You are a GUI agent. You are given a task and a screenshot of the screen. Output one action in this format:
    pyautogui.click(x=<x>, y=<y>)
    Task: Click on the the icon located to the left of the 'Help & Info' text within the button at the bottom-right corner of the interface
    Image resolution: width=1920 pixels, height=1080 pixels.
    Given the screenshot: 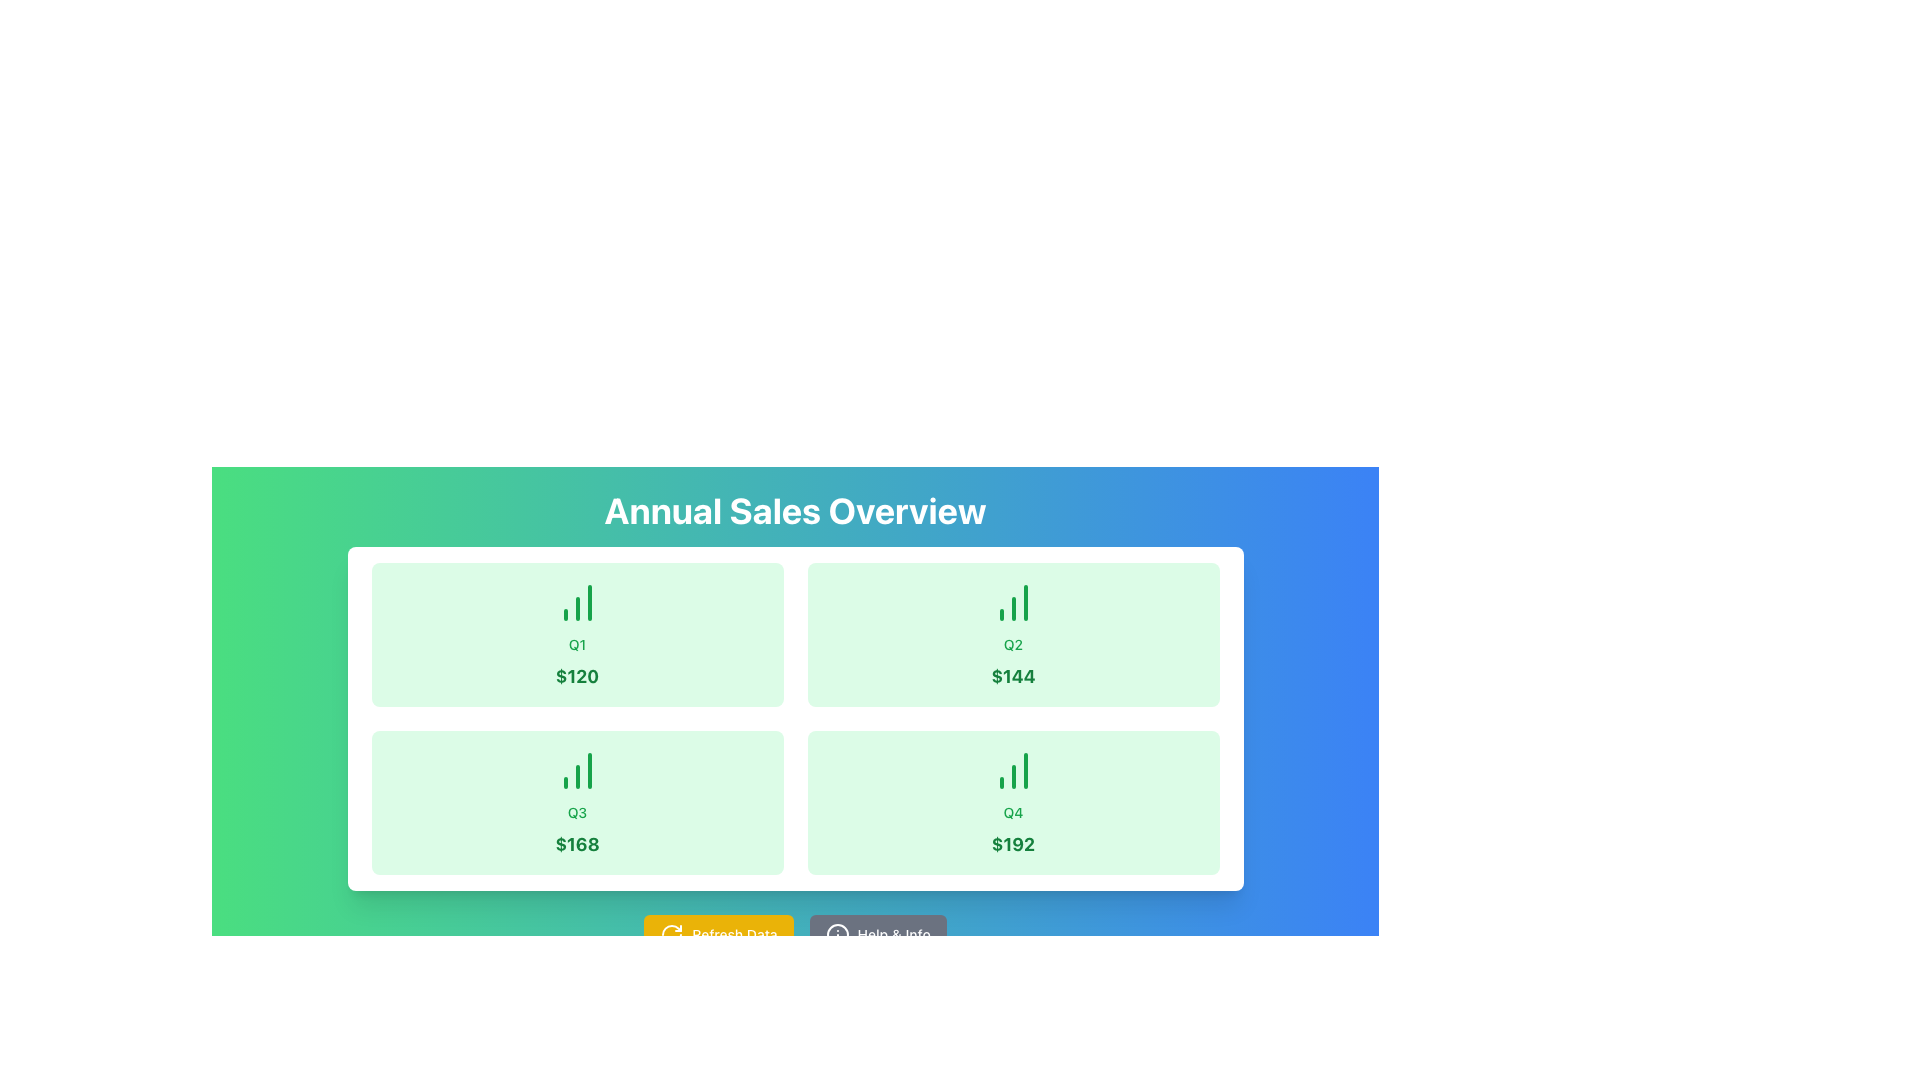 What is the action you would take?
    pyautogui.click(x=837, y=934)
    